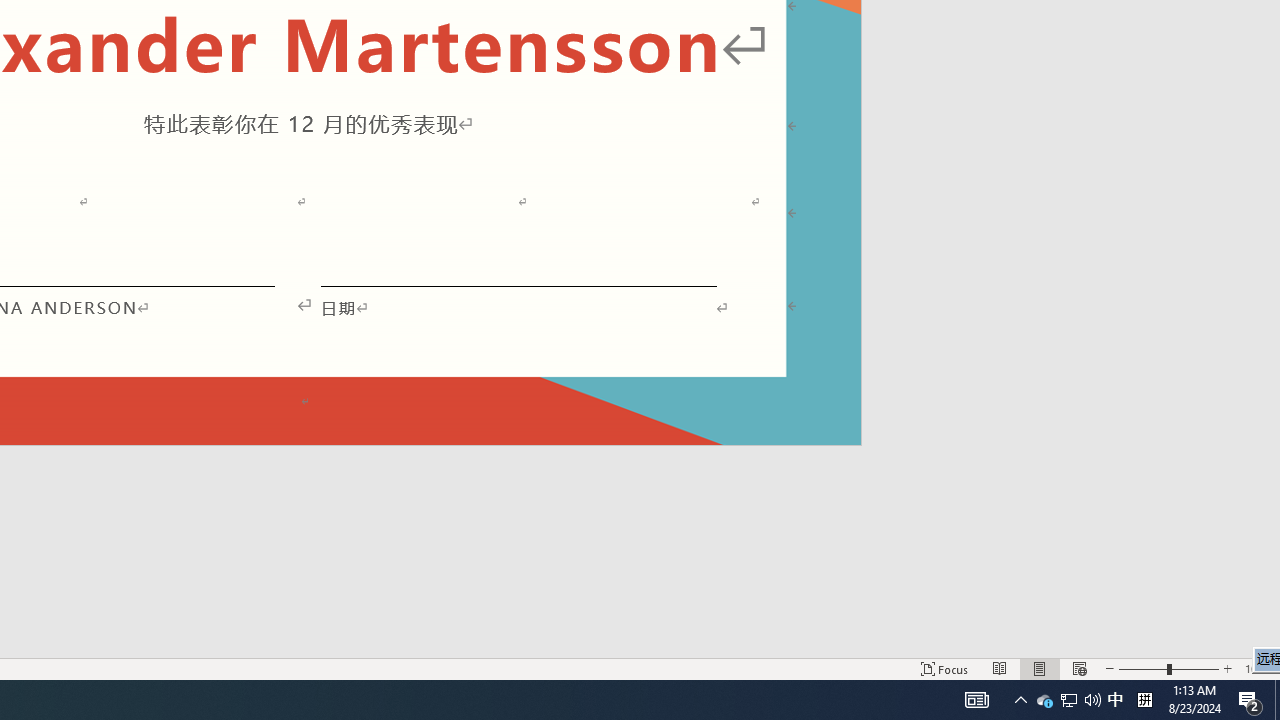 The width and height of the screenshot is (1280, 720). What do you see at coordinates (1000, 669) in the screenshot?
I see `'Read Mode'` at bounding box center [1000, 669].